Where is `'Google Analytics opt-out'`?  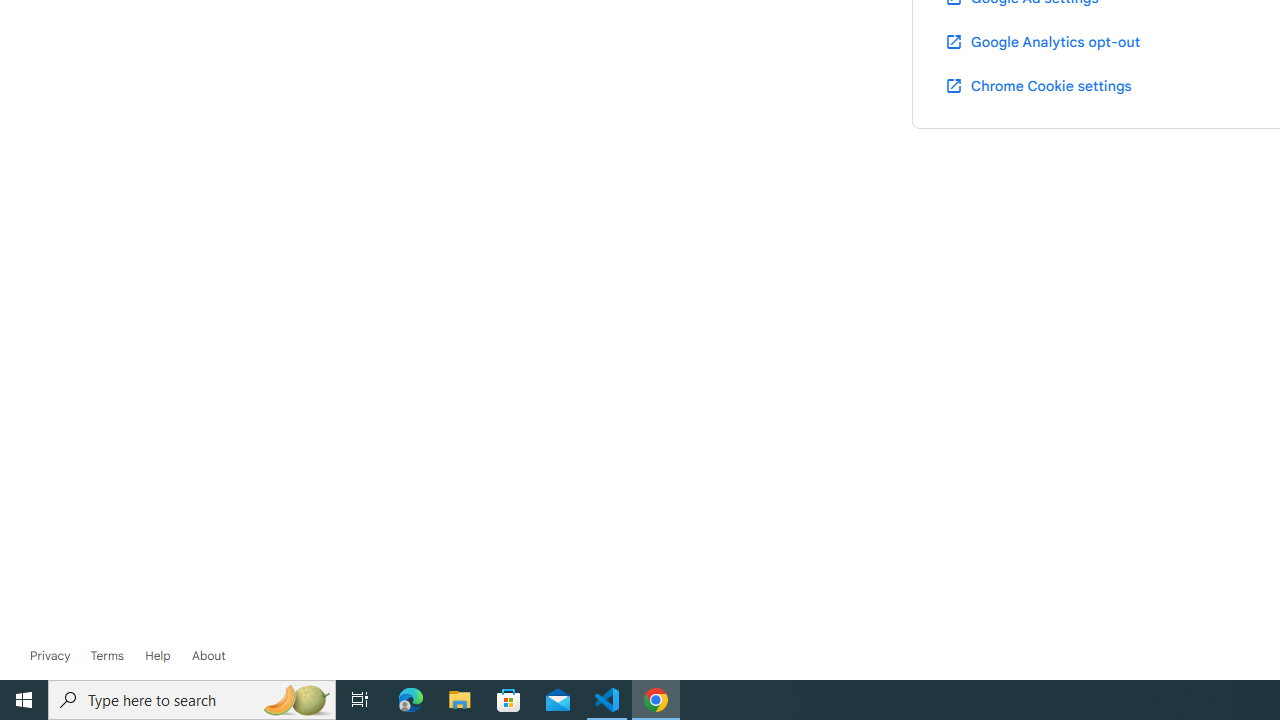 'Google Analytics opt-out' is located at coordinates (1040, 41).